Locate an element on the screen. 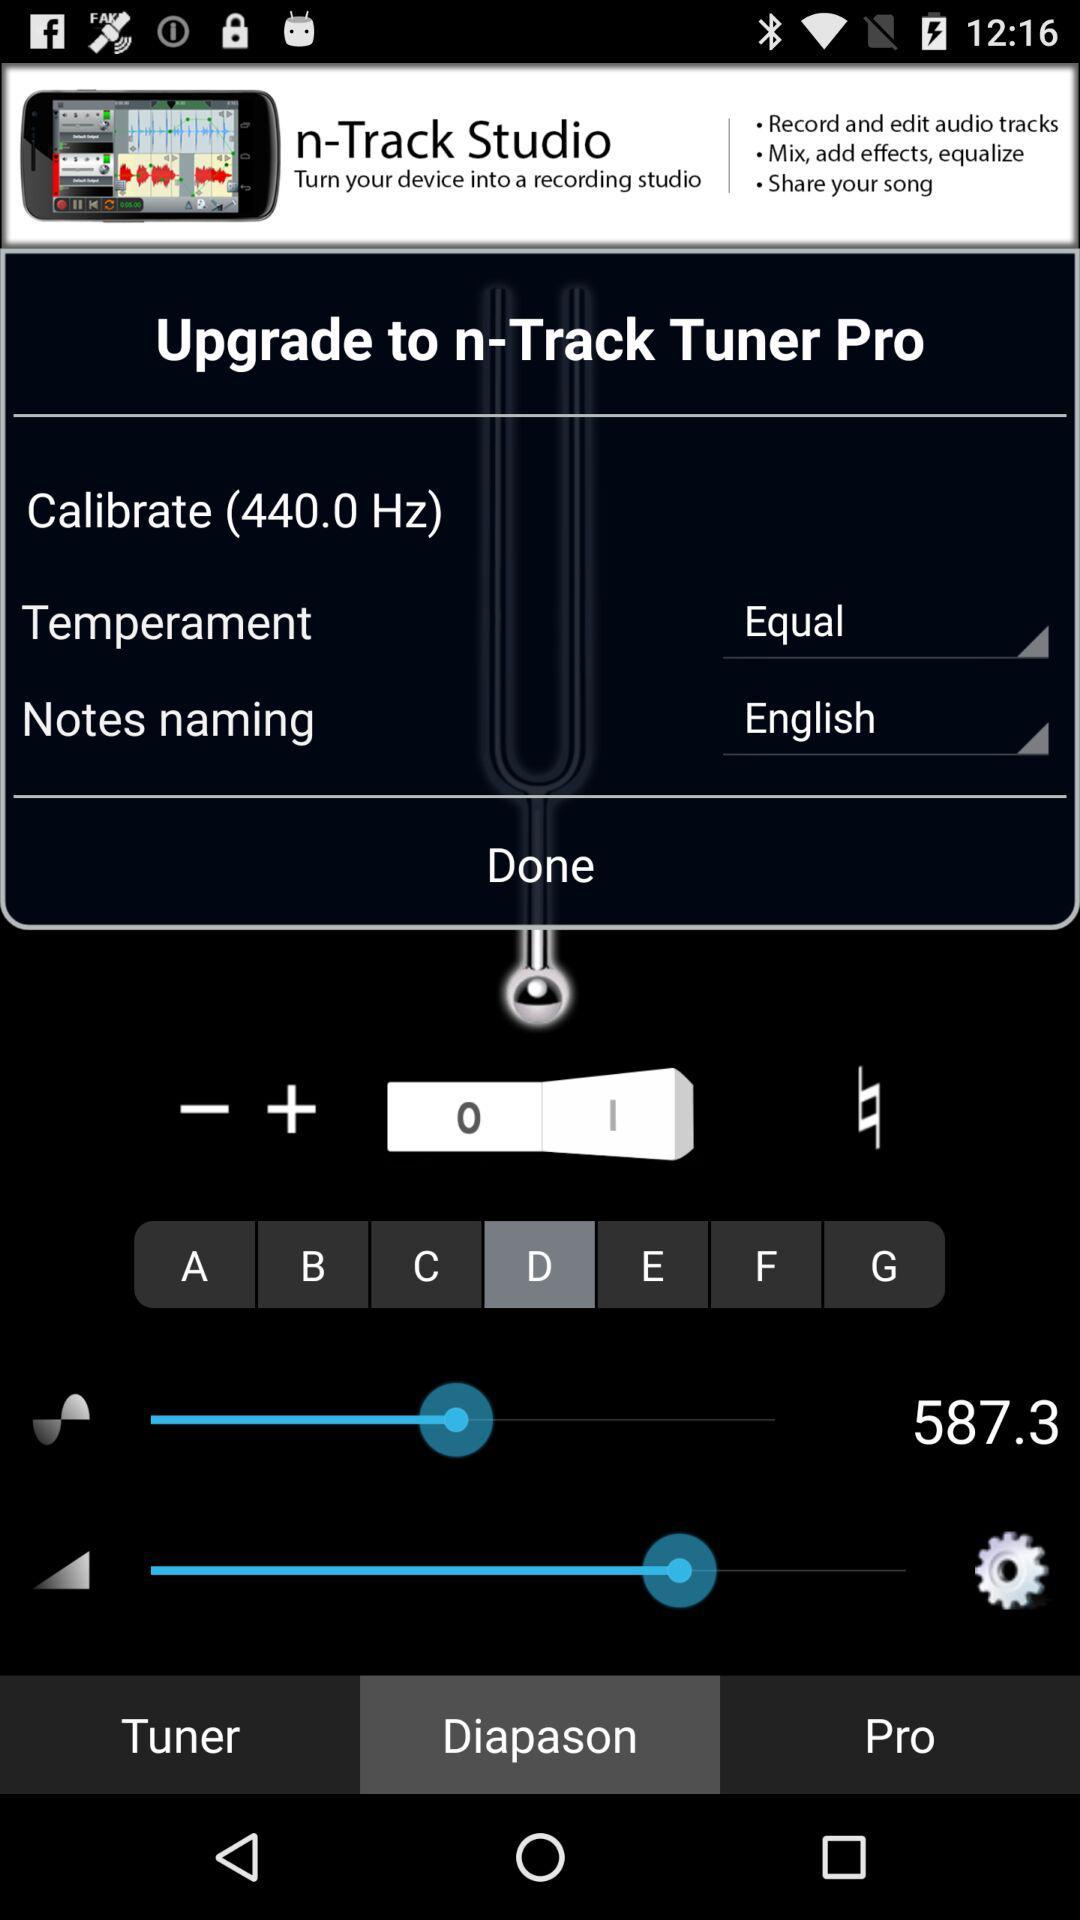 This screenshot has width=1080, height=1920. the minus icon is located at coordinates (205, 1185).